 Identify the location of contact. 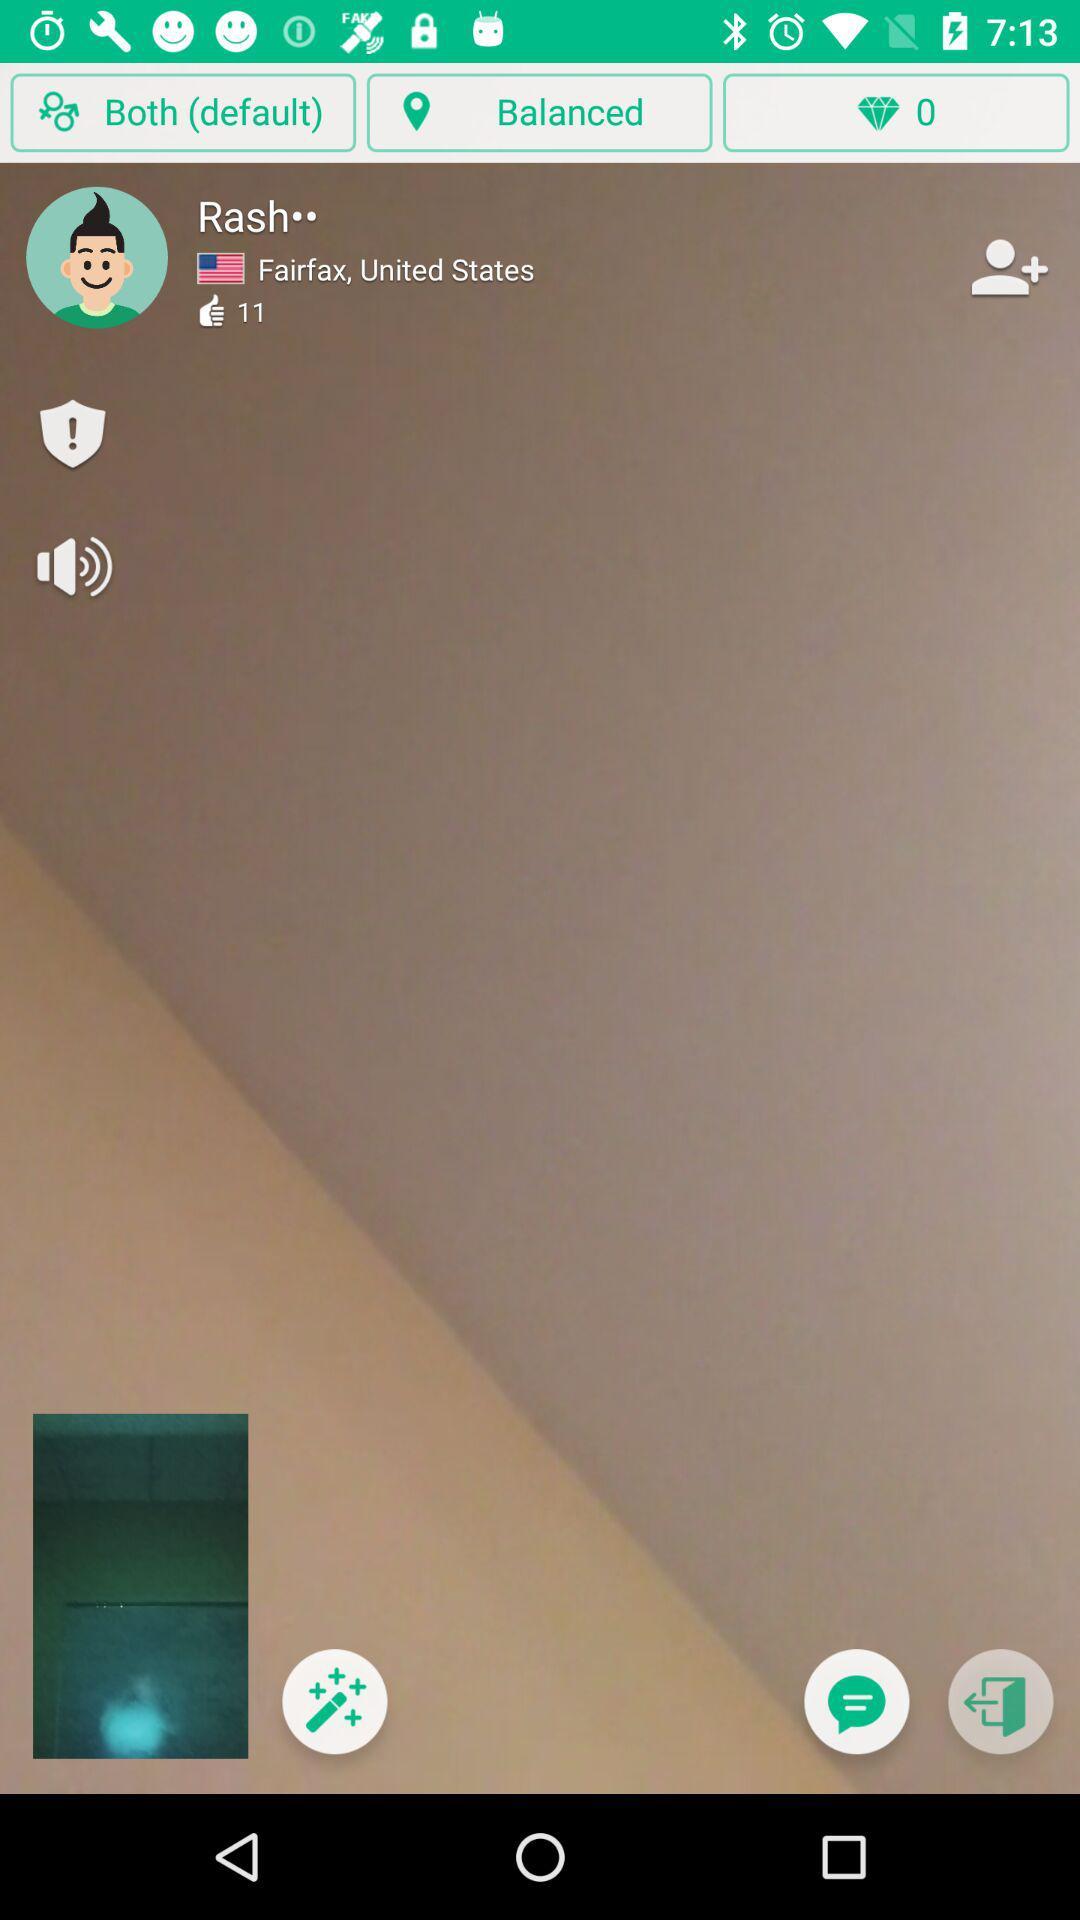
(1007, 266).